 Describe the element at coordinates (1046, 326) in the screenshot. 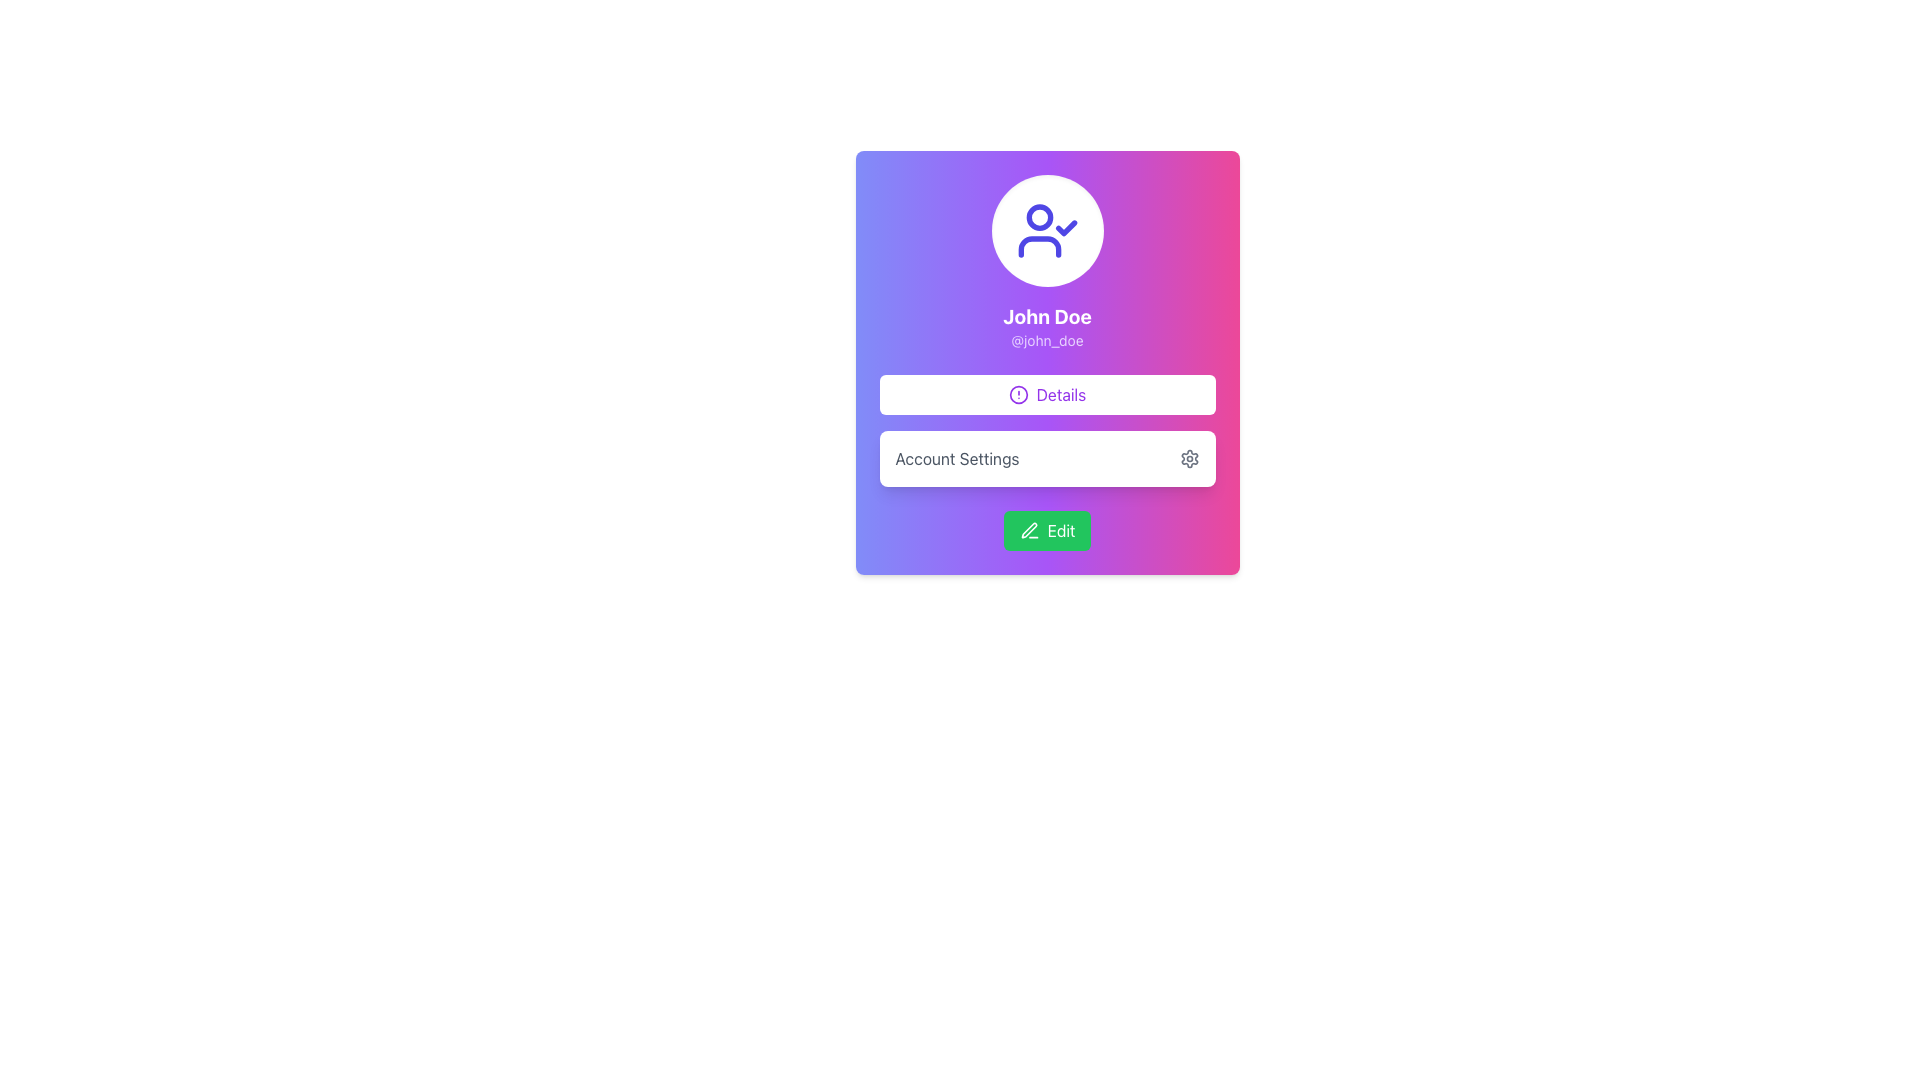

I see `the Text Display element that shows 'John Doe' in bold white font and '@john_doe' in smaller purple font, located centrally above the 'Details' button and below the user icon` at that location.